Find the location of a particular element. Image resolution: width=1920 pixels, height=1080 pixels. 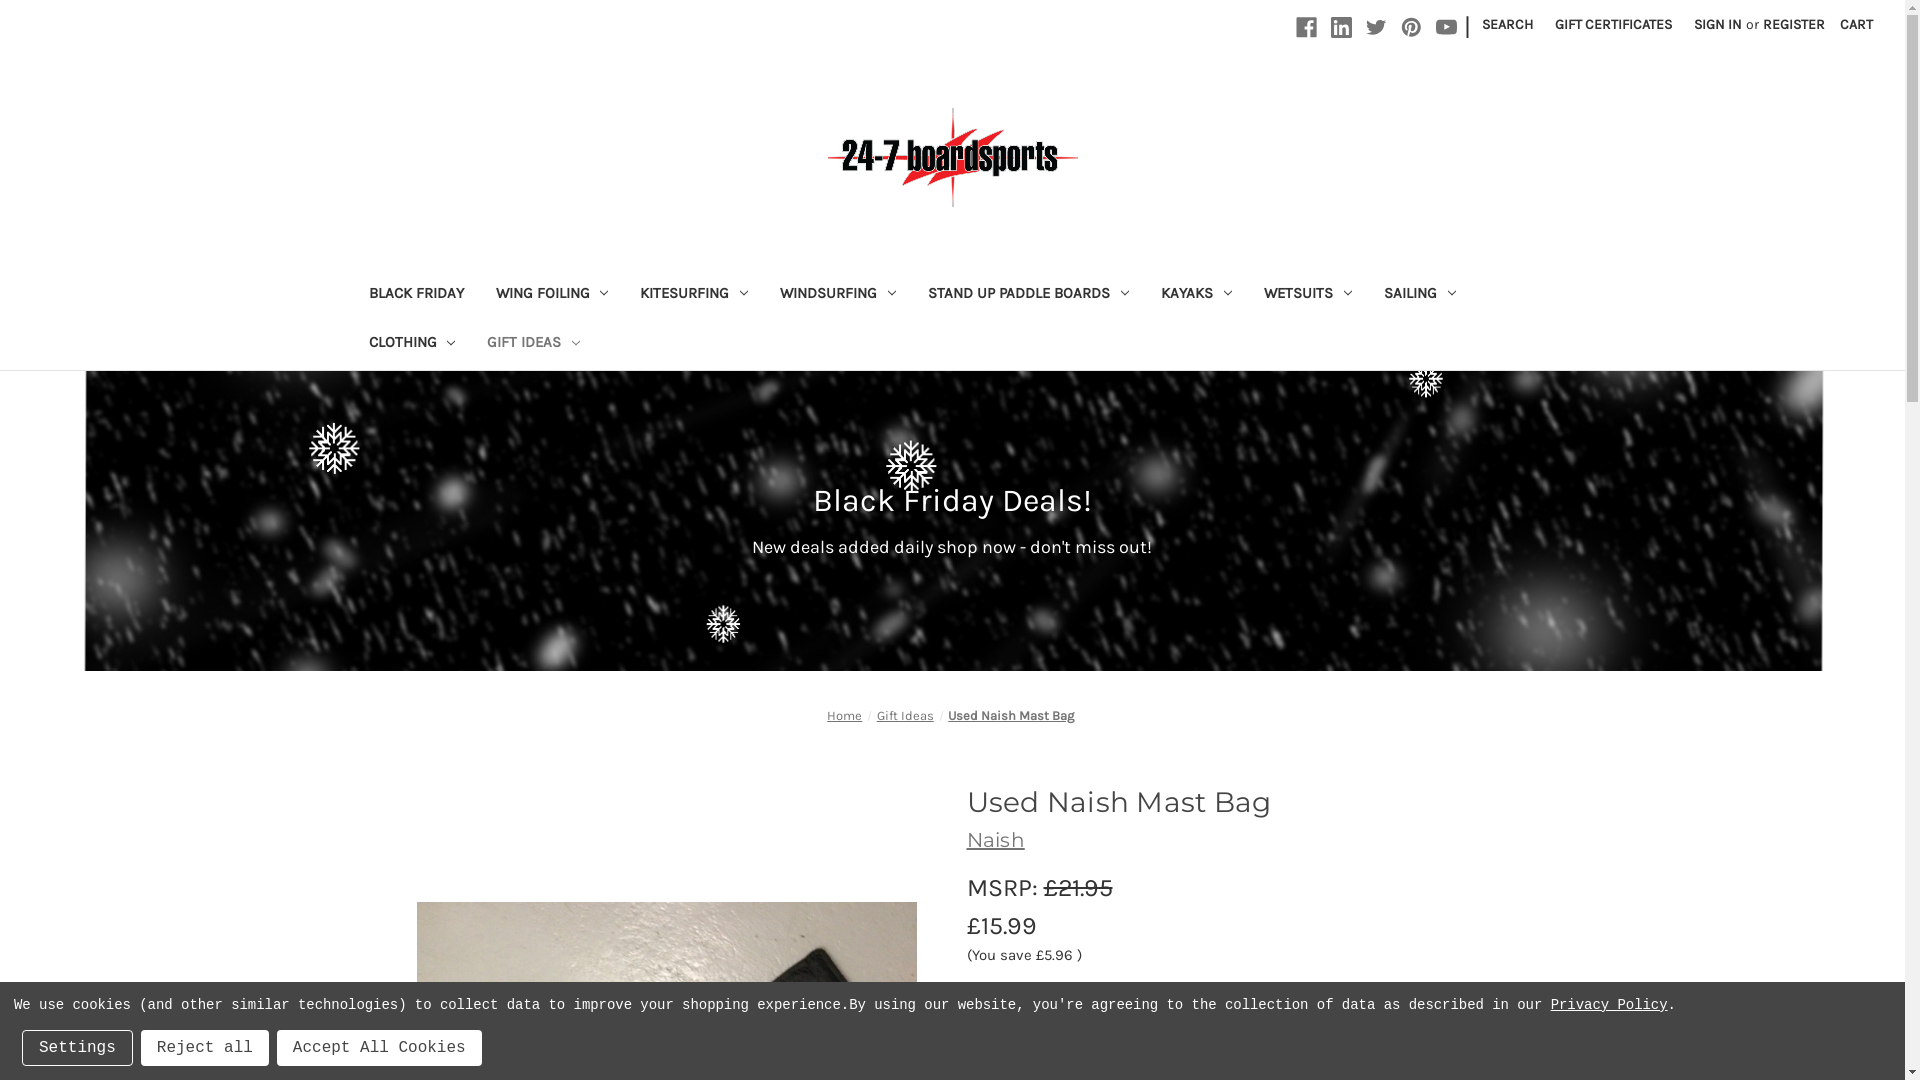

'CLOTHING' is located at coordinates (410, 343).